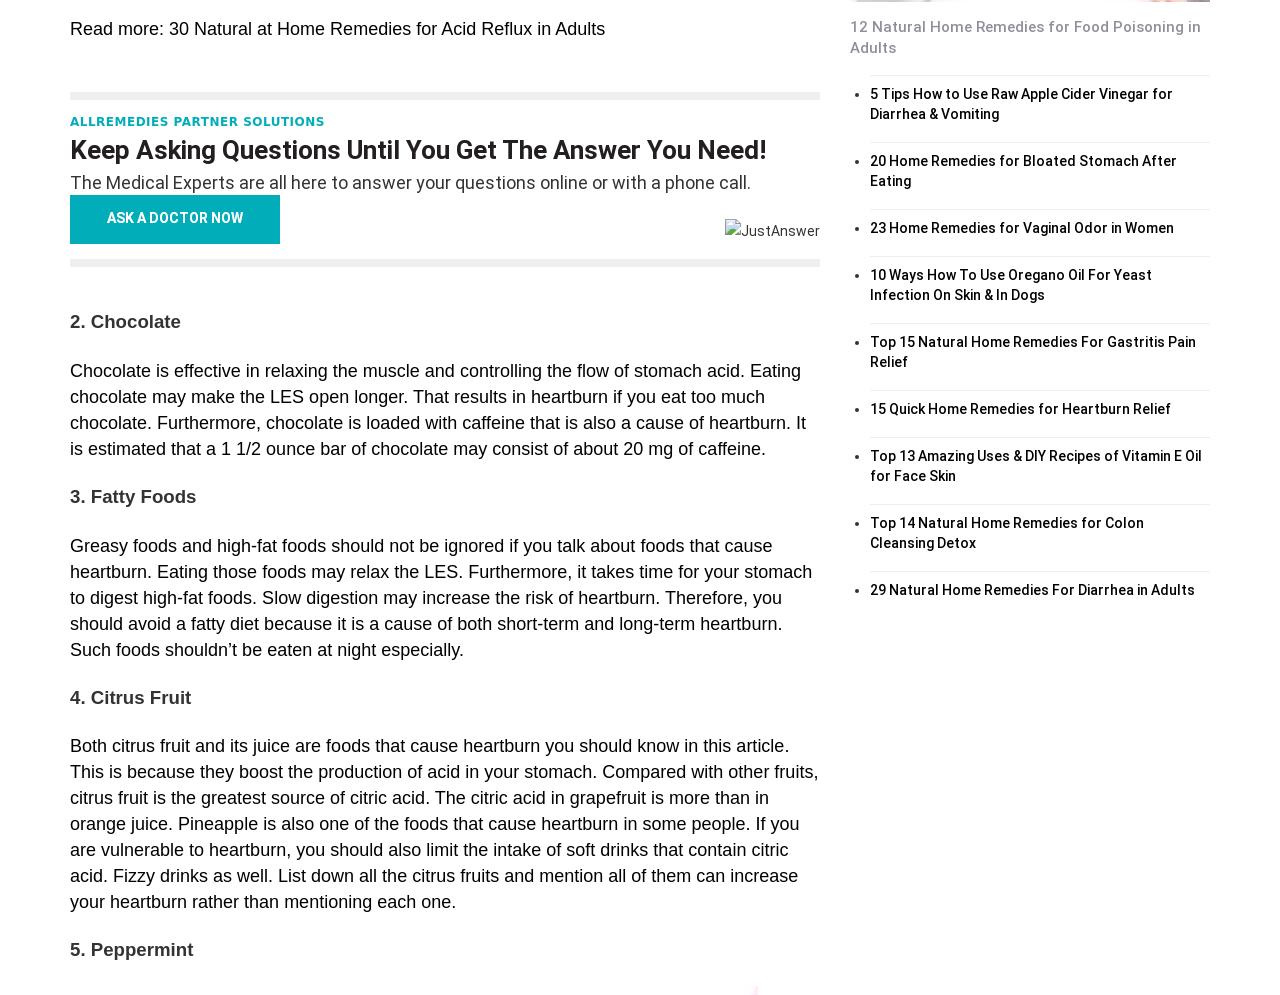 This screenshot has width=1280, height=995. Describe the element at coordinates (1006, 531) in the screenshot. I see `'Top 14 Natural Home Remedies for Colon Cleansing Detox'` at that location.